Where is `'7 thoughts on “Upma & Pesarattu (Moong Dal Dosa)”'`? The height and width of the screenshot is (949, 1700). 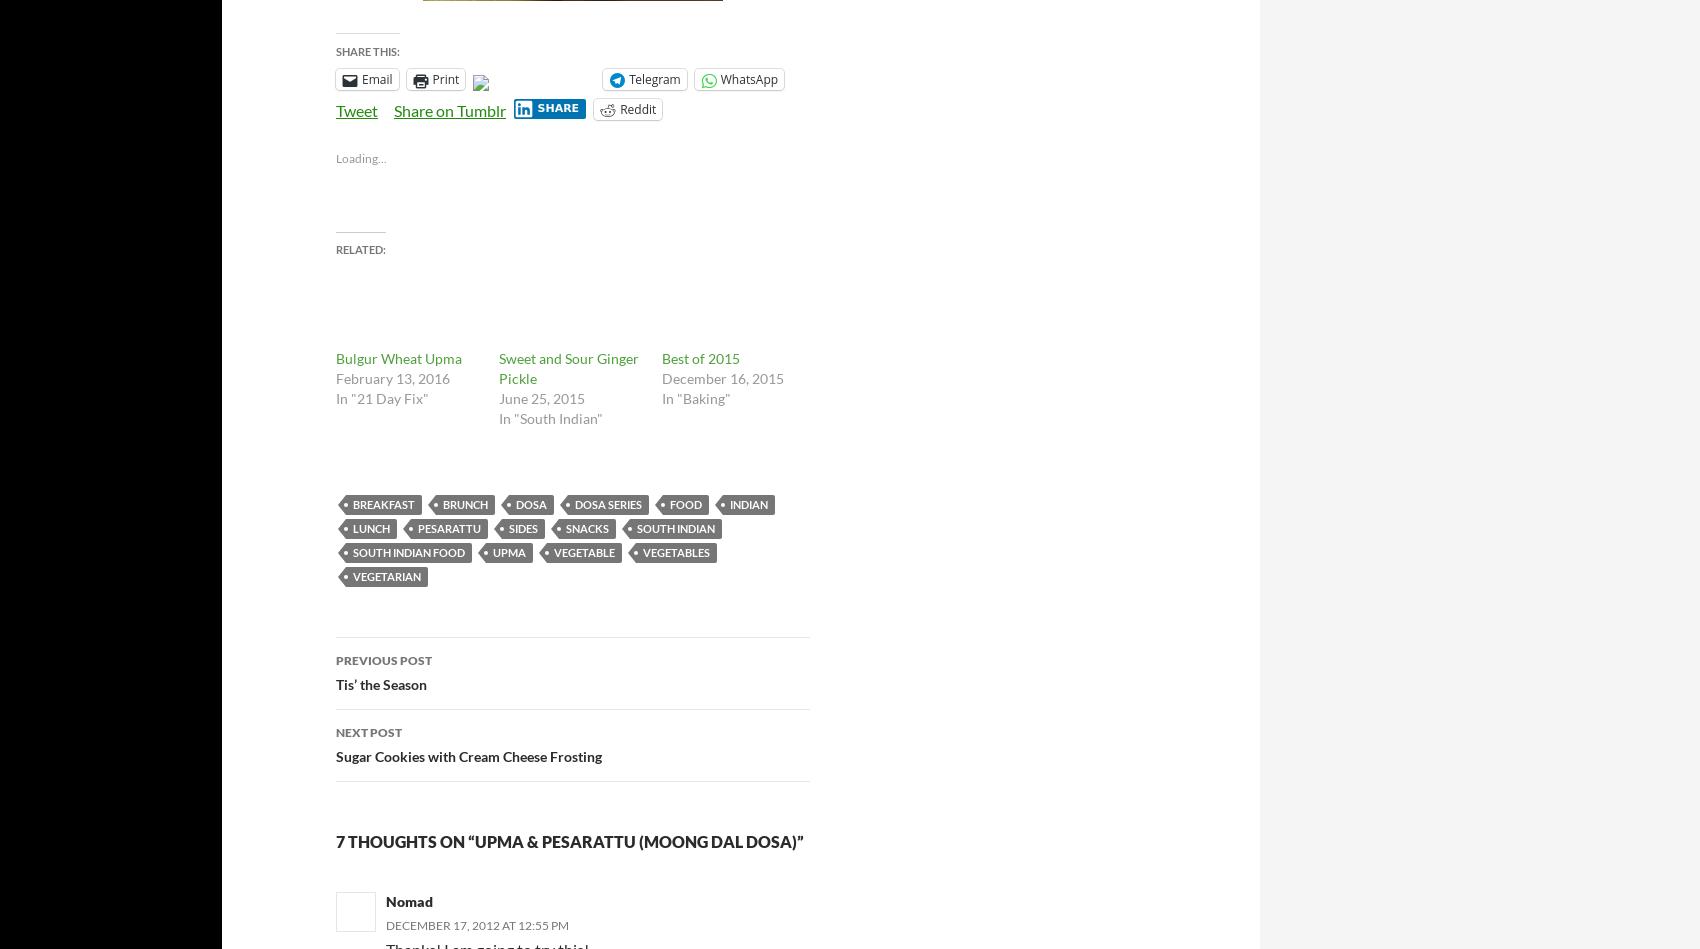
'7 thoughts on “Upma & Pesarattu (Moong Dal Dosa)”' is located at coordinates (569, 839).